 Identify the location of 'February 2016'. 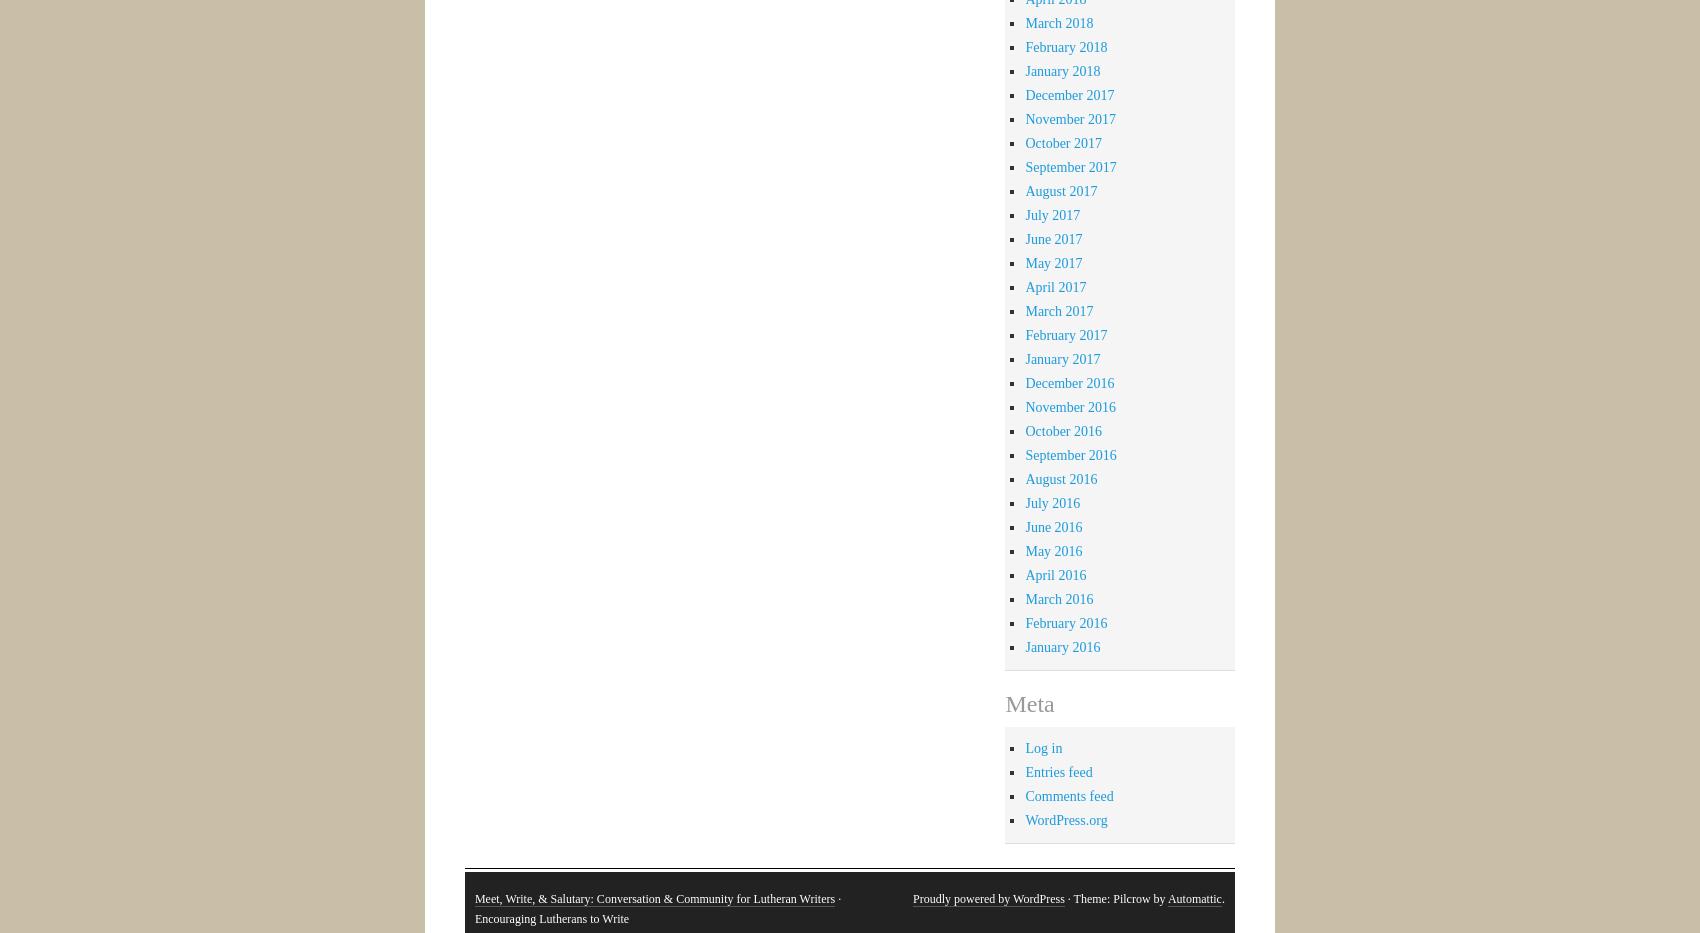
(1066, 622).